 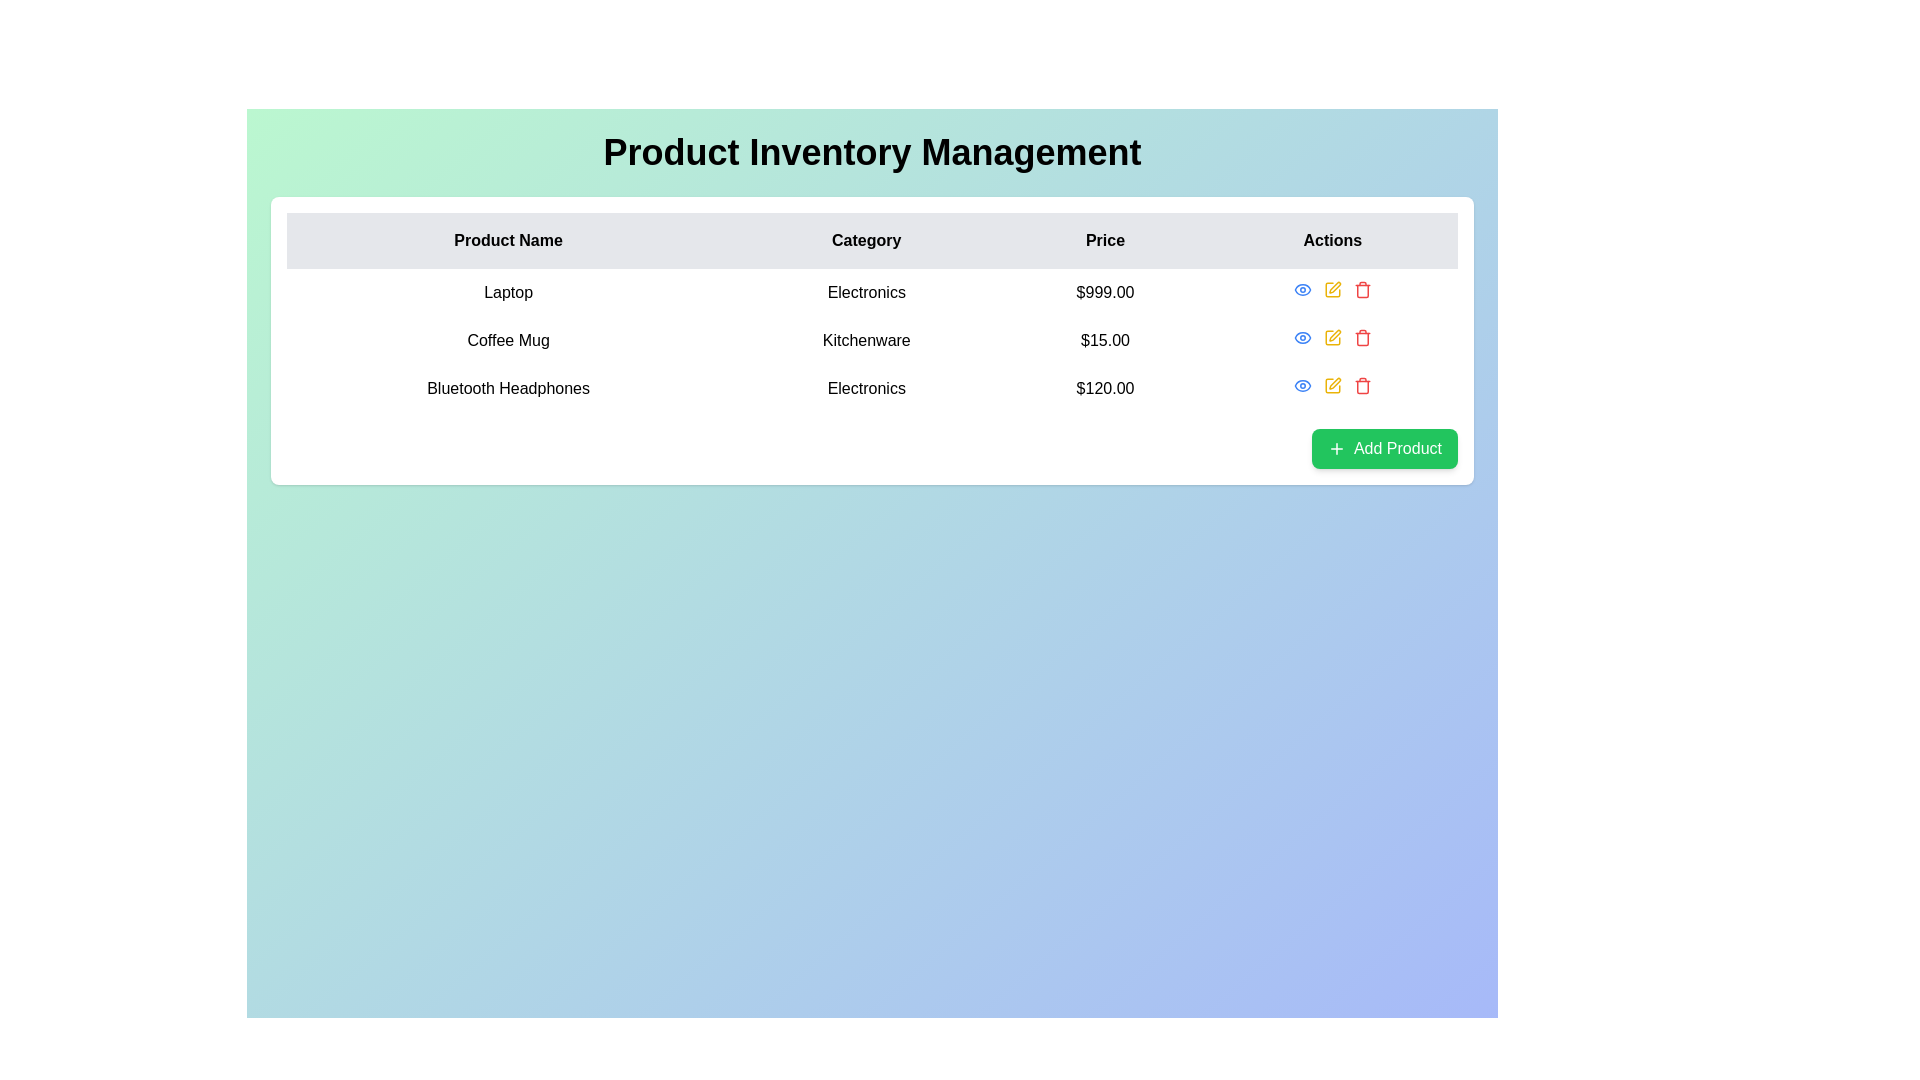 What do you see at coordinates (508, 339) in the screenshot?
I see `the Text label that reads 'Coffee Mug' located in the first column of the second row underneath the 'Product Name' header` at bounding box center [508, 339].